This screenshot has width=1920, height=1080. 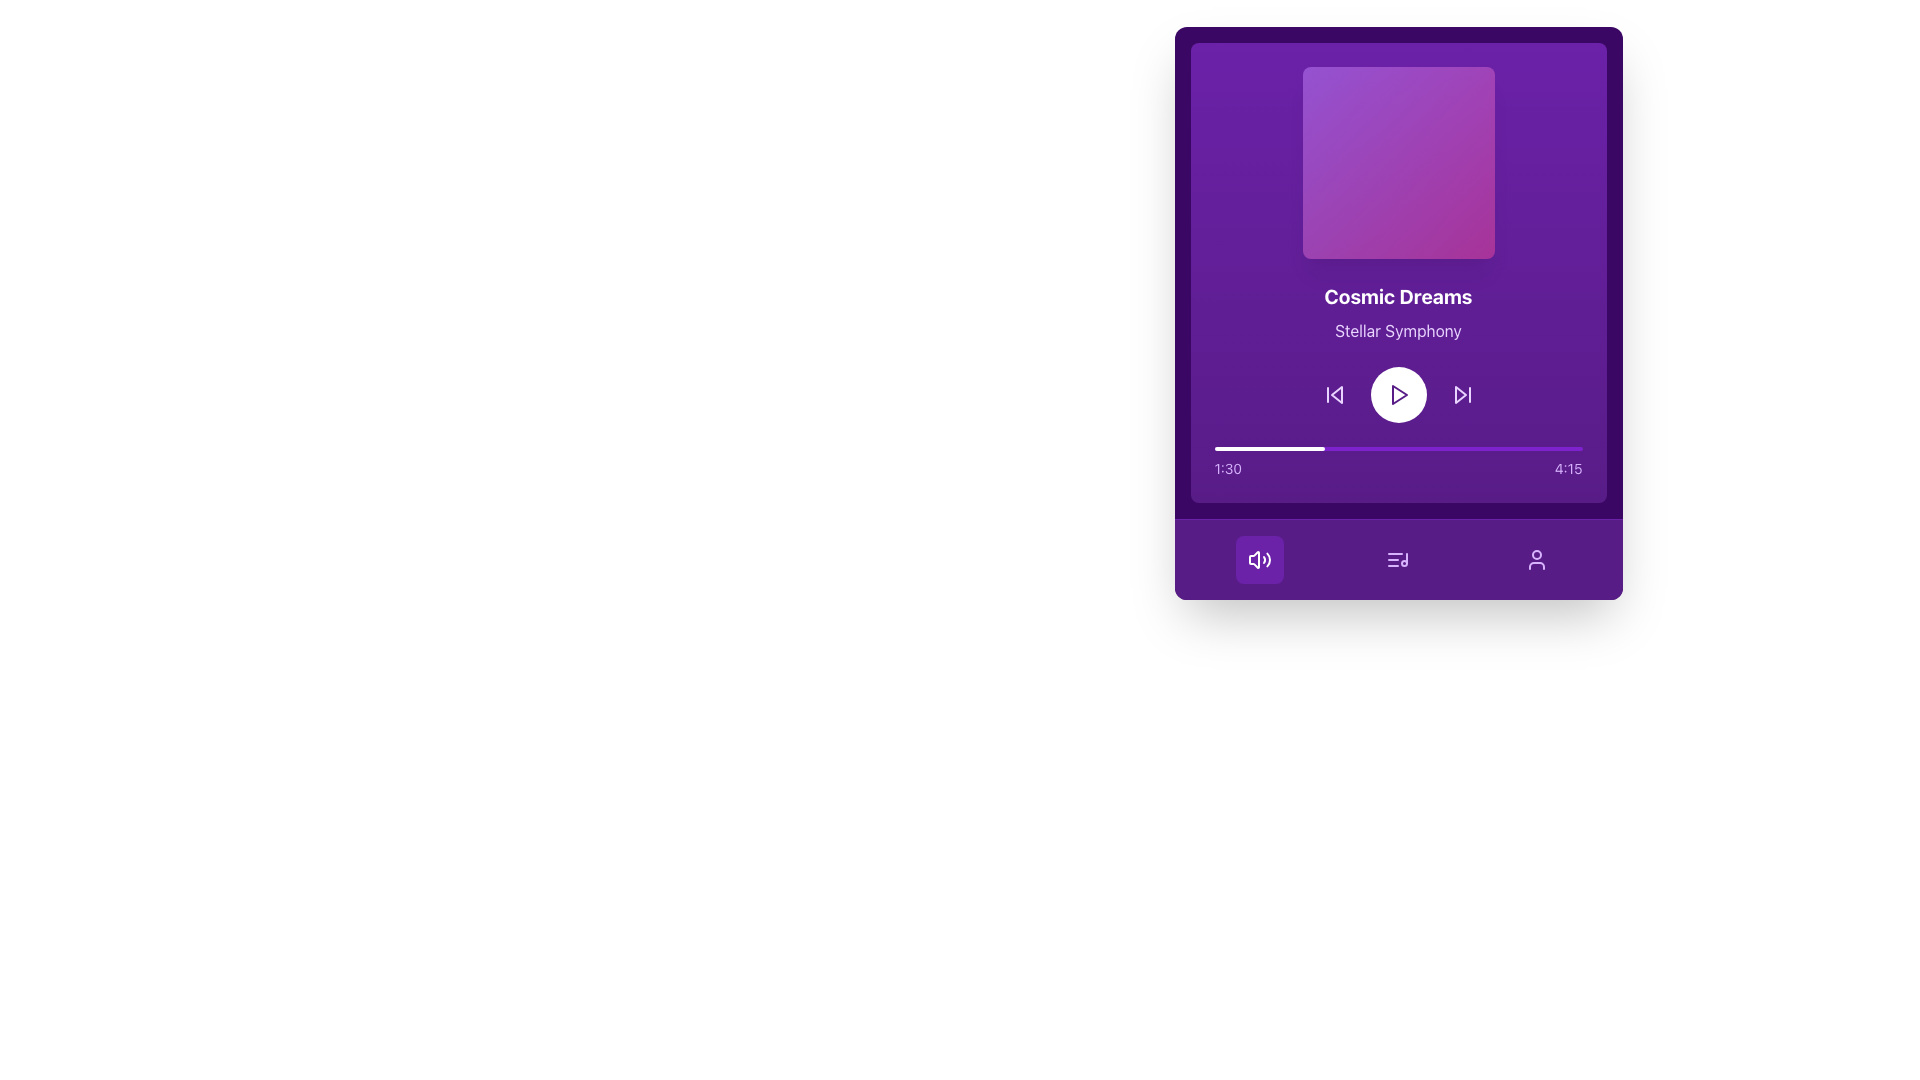 I want to click on the progress bar that visually represents the playback progress of a media track to seek to a different time position, so click(x=1397, y=447).